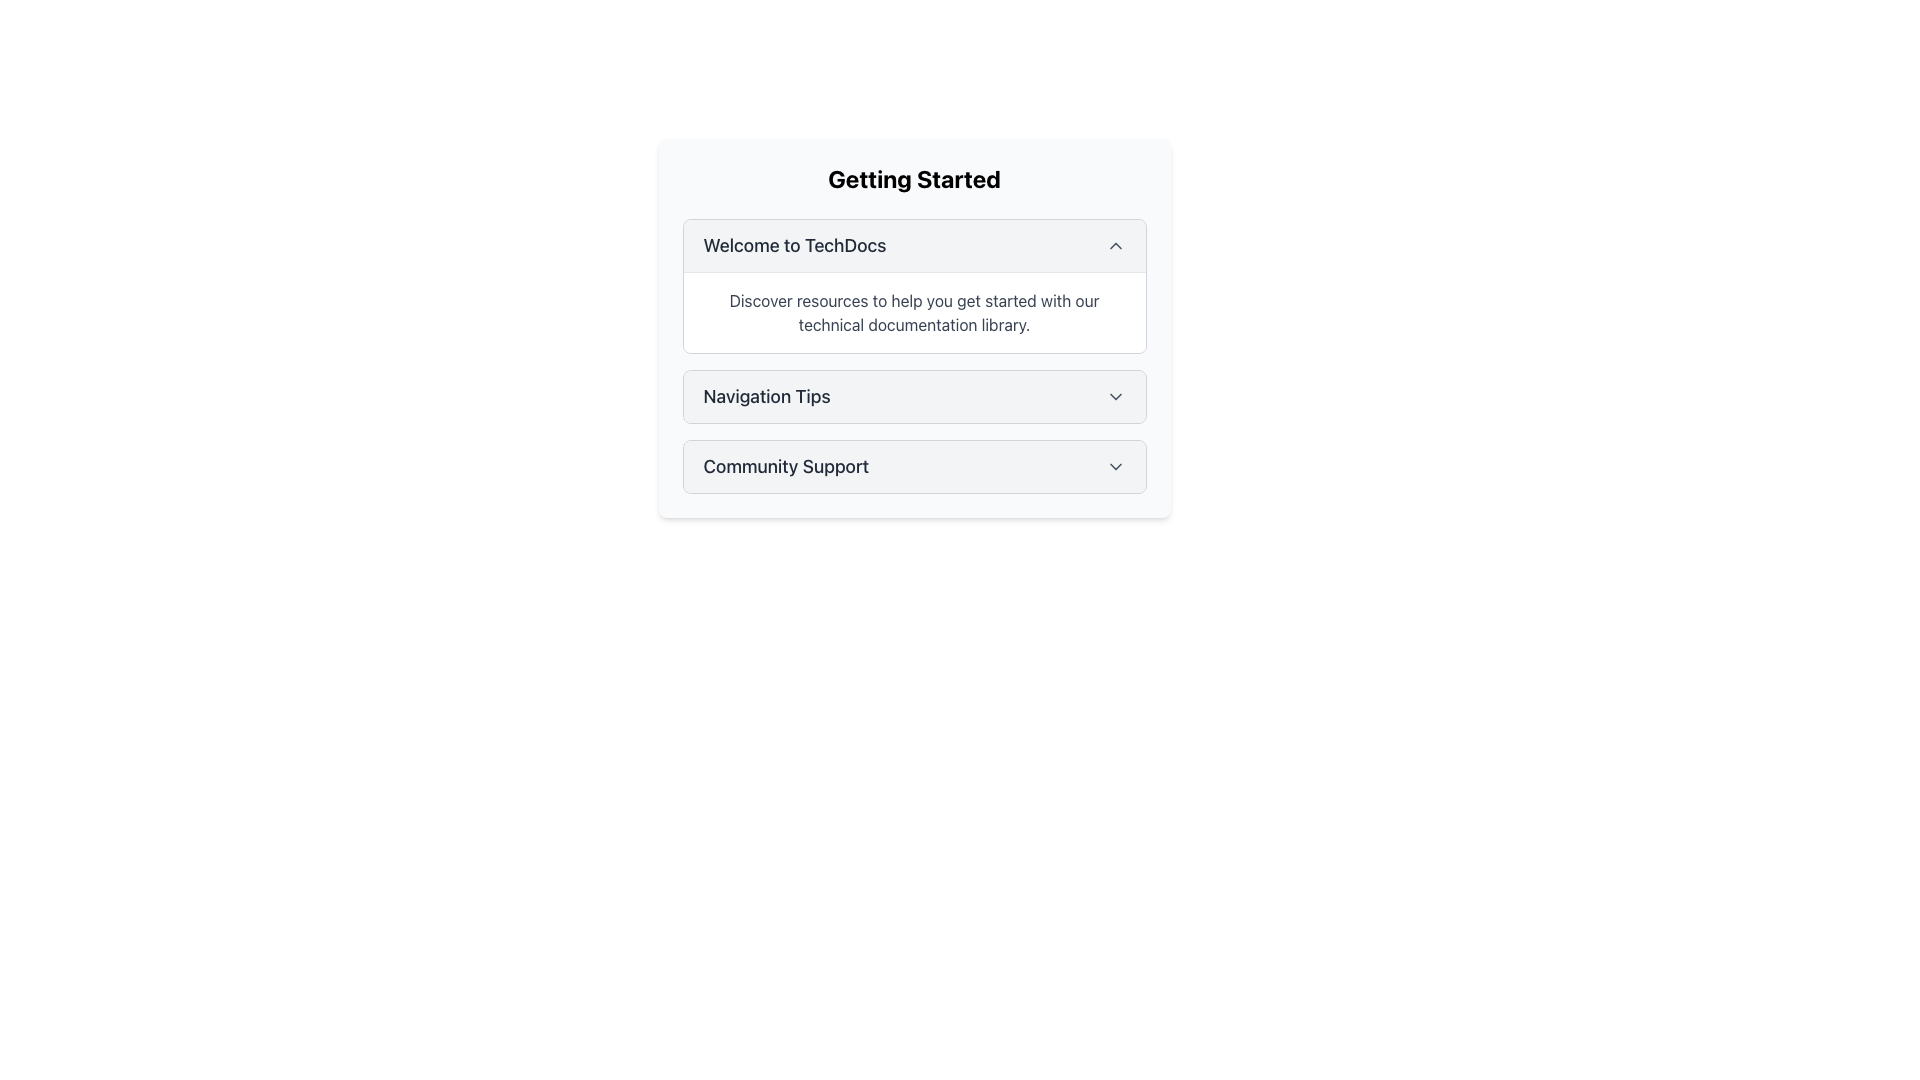  Describe the element at coordinates (913, 245) in the screenshot. I see `the 'Welcome to TechDocs' button located at the top of the 'Getting Started' section` at that location.